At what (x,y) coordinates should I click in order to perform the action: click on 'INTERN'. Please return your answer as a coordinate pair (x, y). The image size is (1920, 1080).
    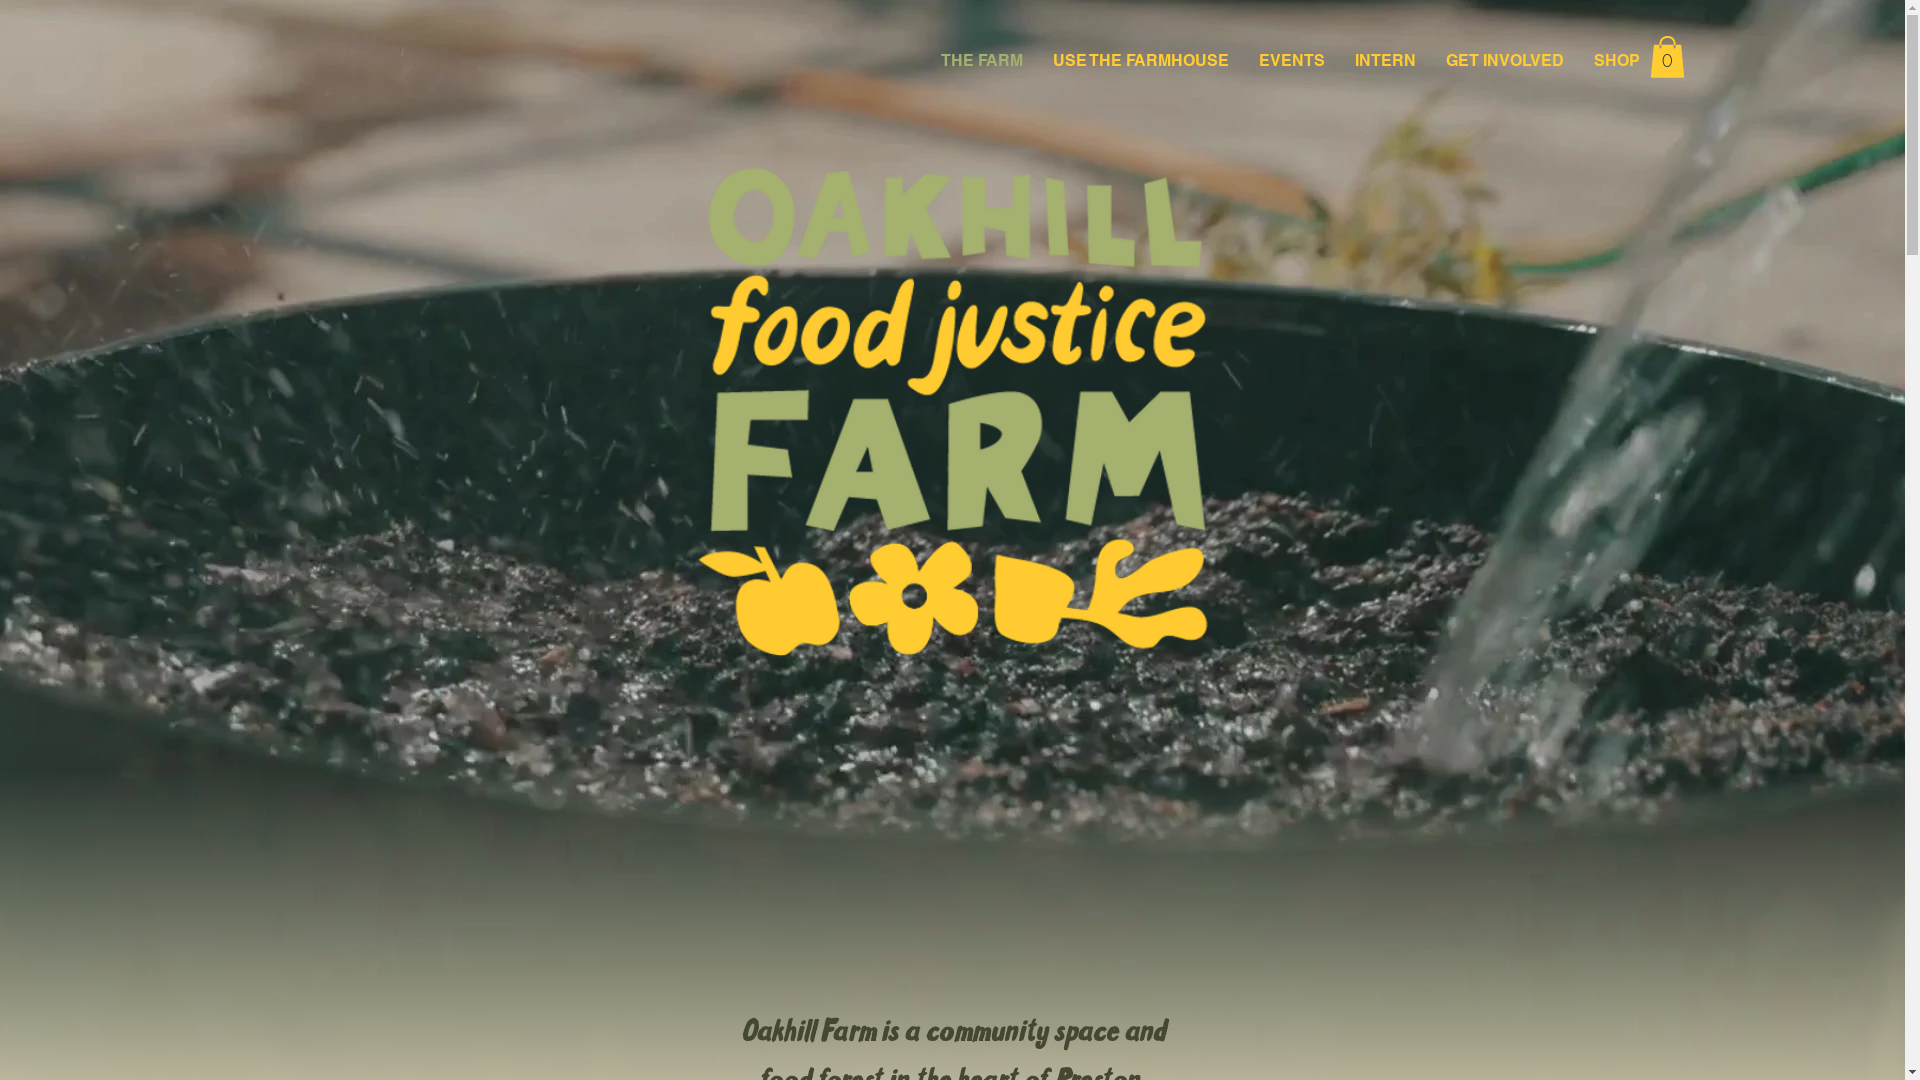
    Looking at the image, I should click on (1384, 60).